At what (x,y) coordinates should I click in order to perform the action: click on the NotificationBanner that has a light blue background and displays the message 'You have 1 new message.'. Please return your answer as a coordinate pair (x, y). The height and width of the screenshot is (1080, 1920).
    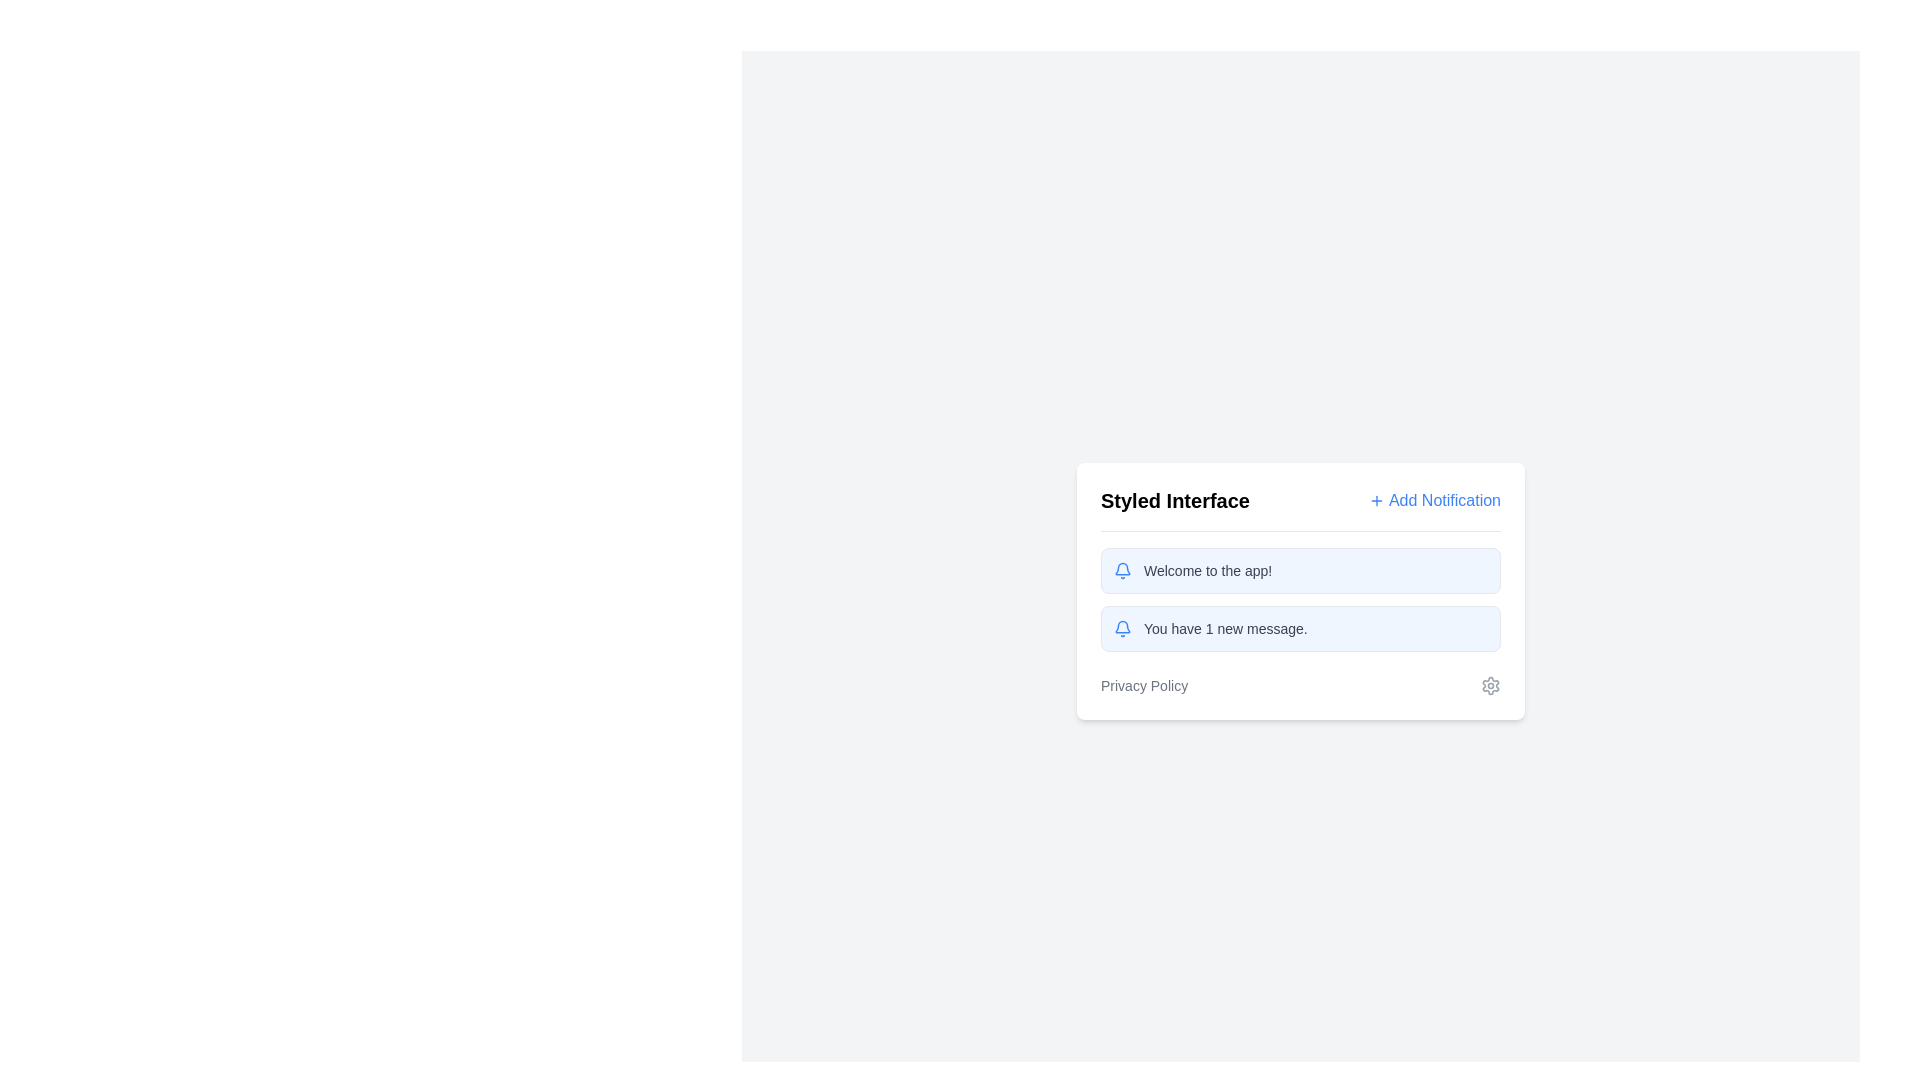
    Looking at the image, I should click on (1300, 627).